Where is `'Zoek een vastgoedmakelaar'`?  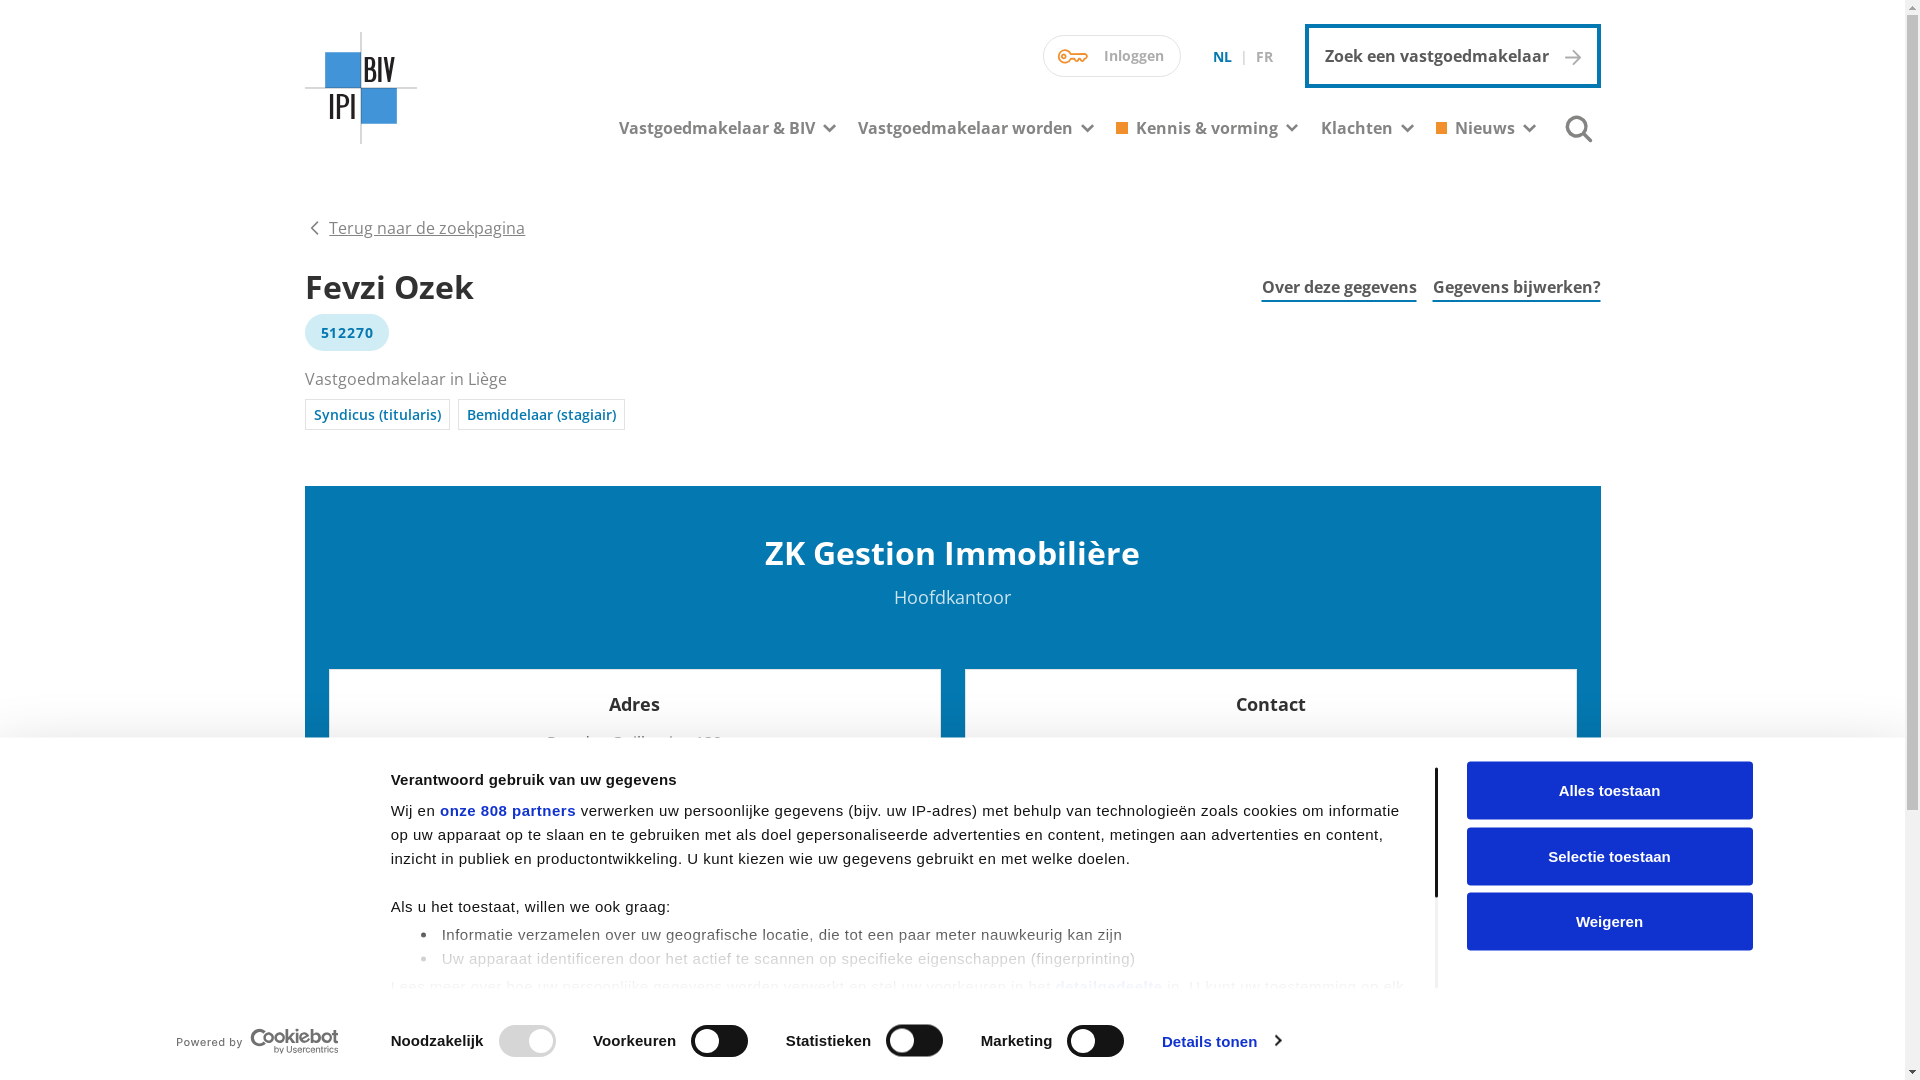 'Zoek een vastgoedmakelaar' is located at coordinates (1452, 55).